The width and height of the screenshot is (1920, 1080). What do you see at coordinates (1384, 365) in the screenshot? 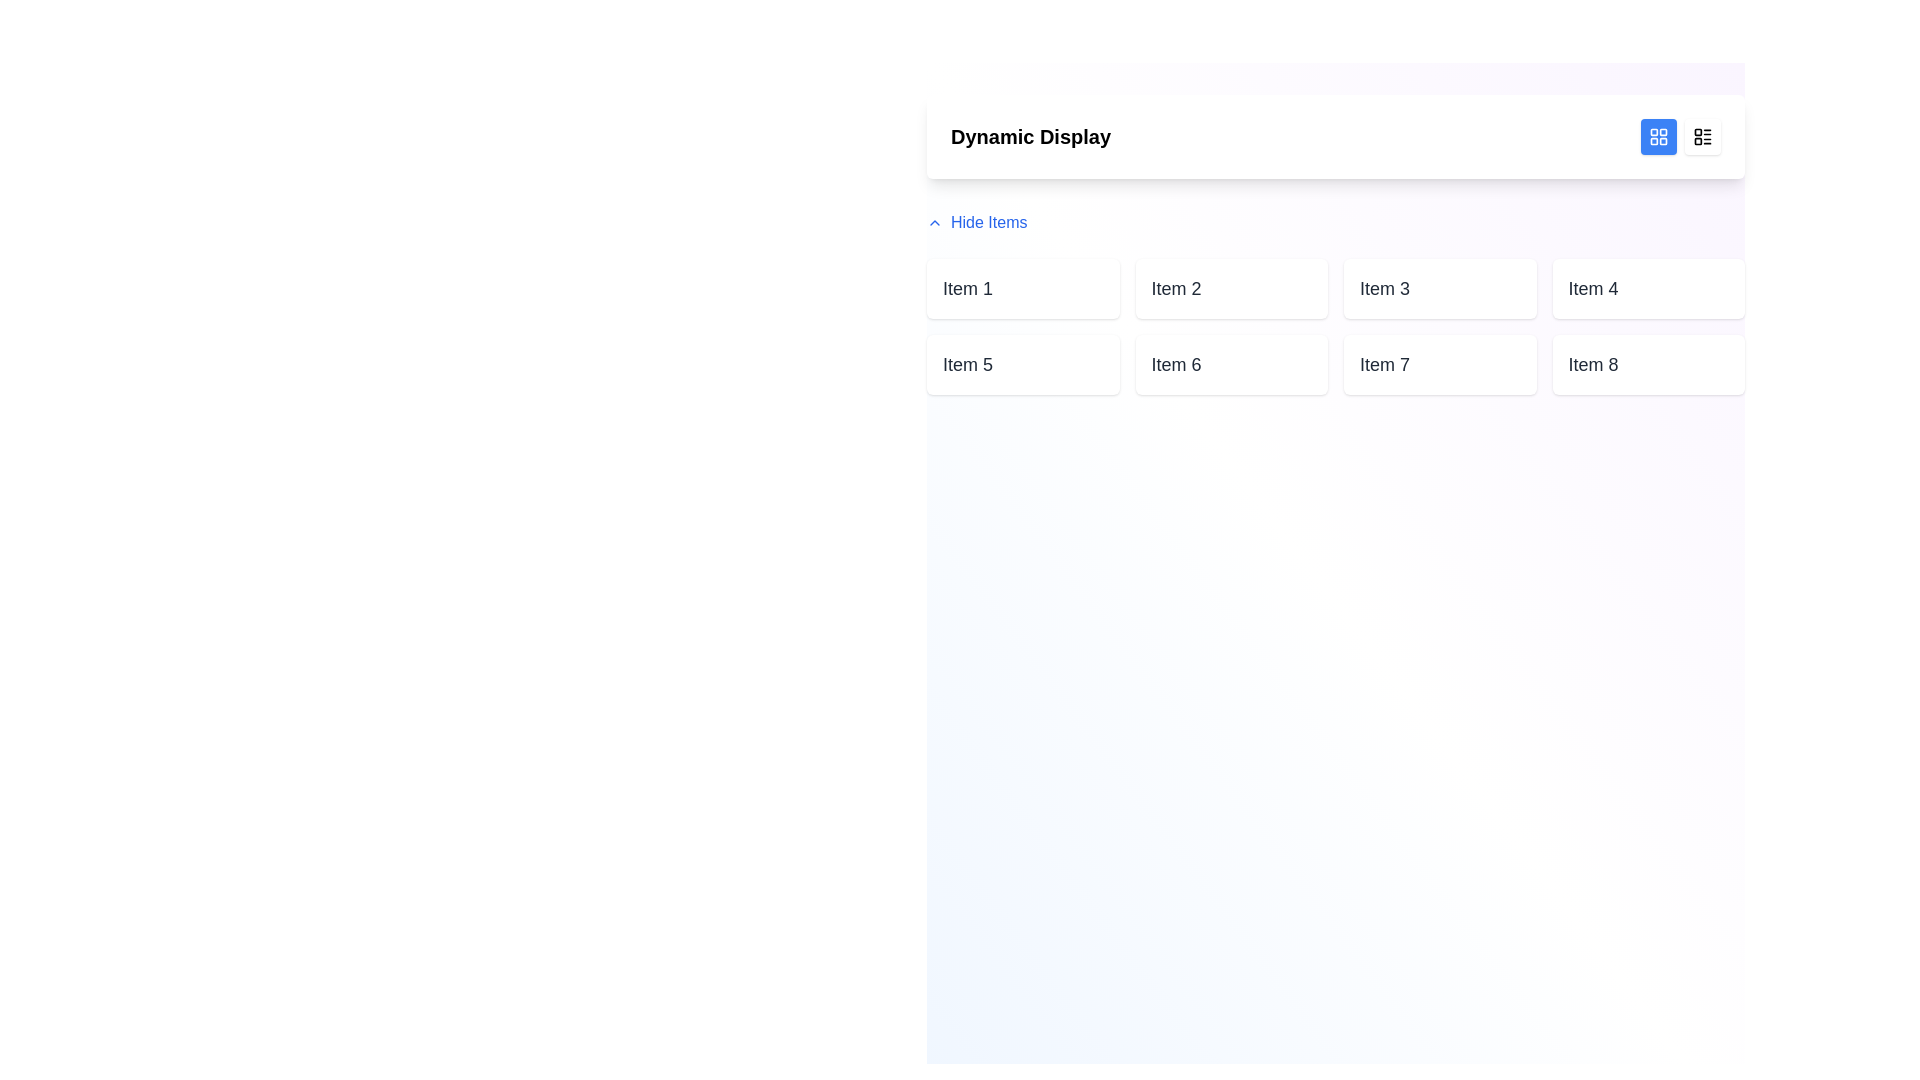
I see `the text label 'Item 7' which is styled with a large font size in dark gray color, located in the second row and third column of a grid layout` at bounding box center [1384, 365].